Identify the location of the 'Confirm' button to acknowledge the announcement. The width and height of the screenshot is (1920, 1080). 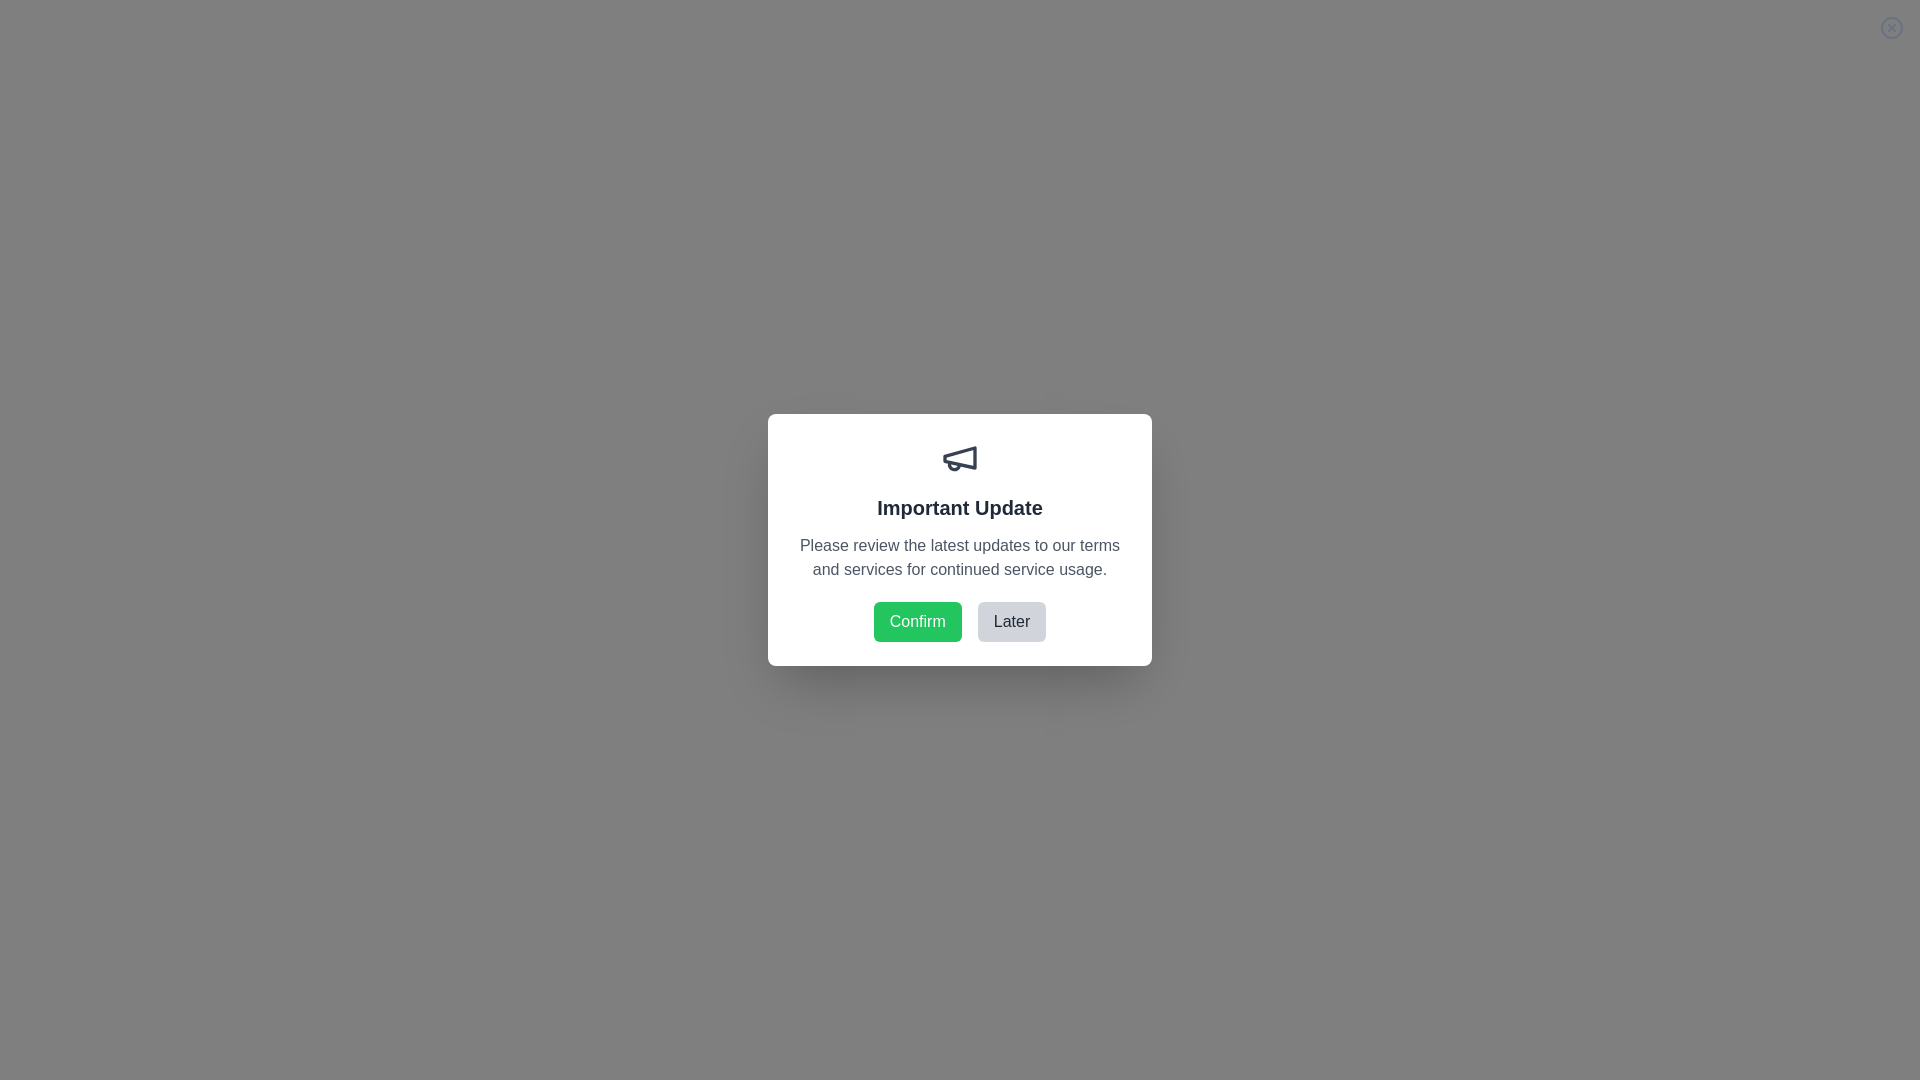
(916, 620).